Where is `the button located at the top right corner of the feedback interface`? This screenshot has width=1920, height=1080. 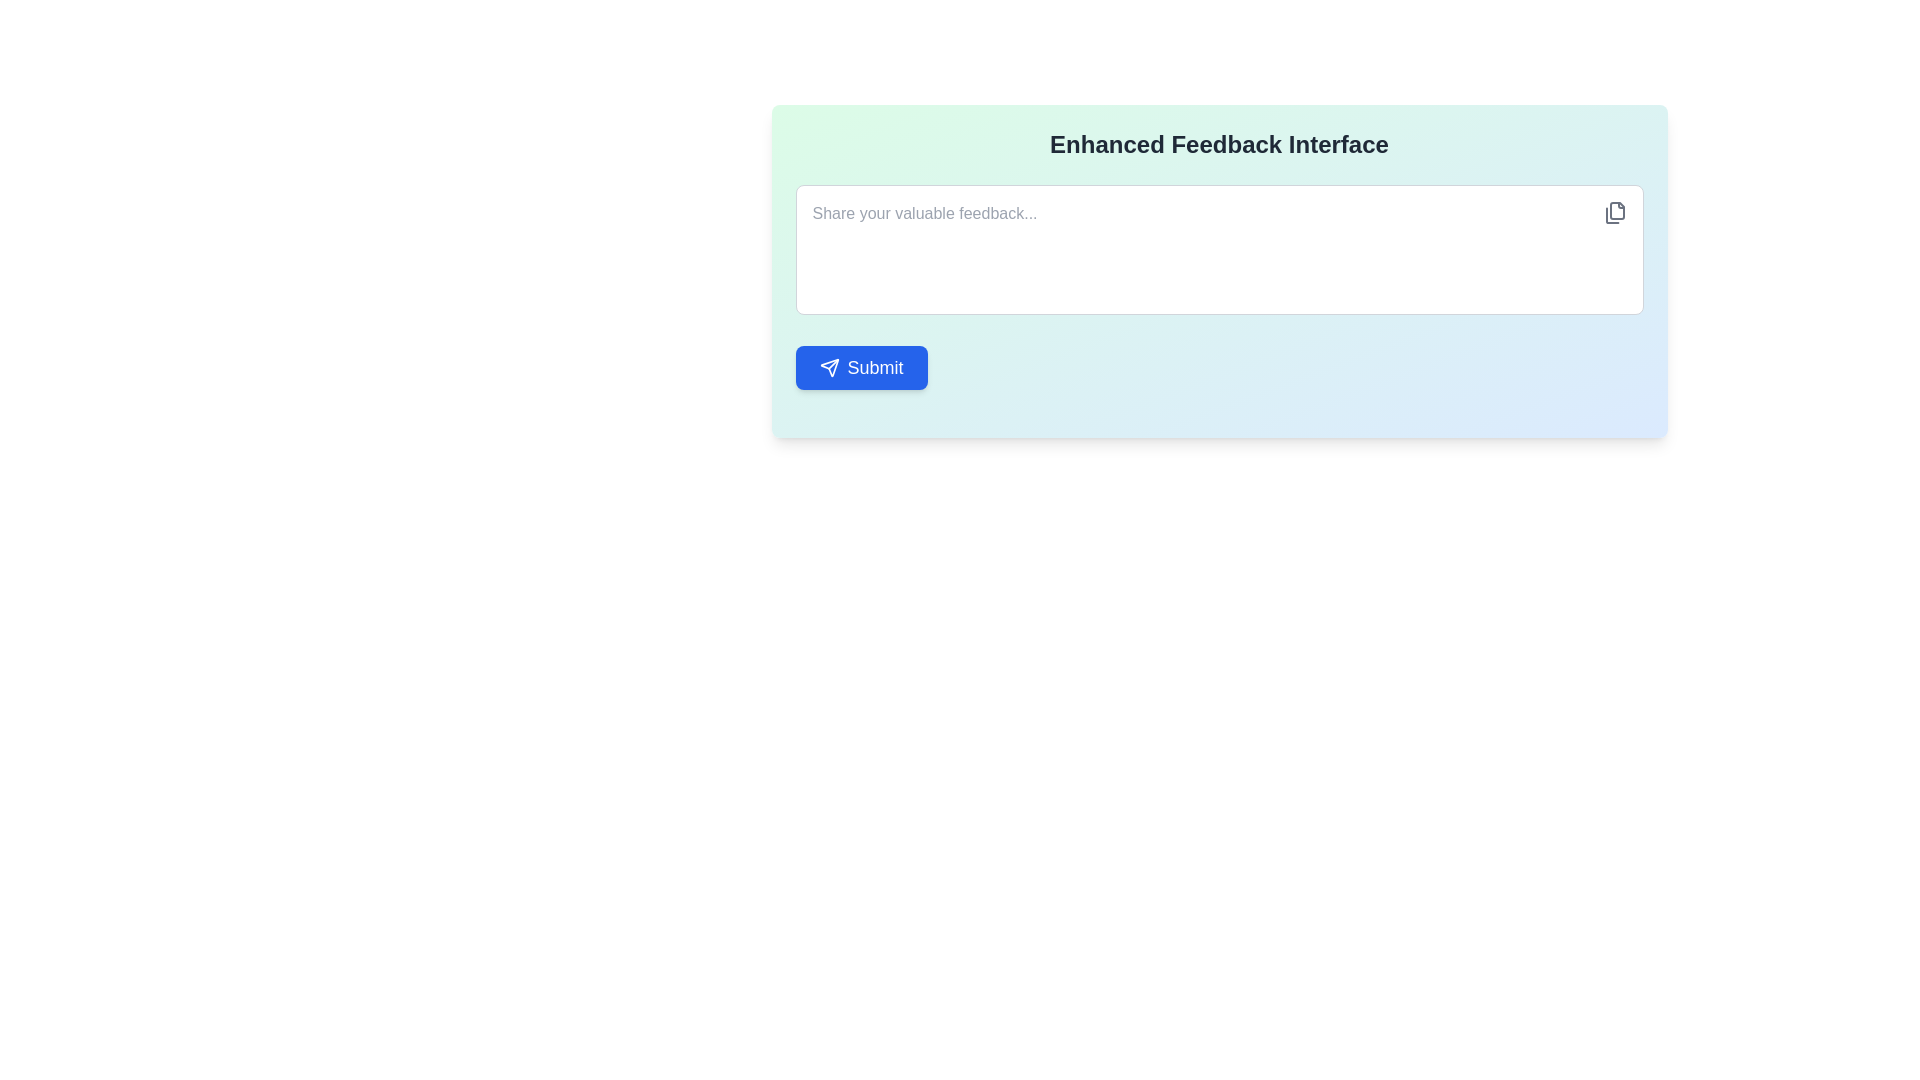 the button located at the top right corner of the feedback interface is located at coordinates (1615, 212).